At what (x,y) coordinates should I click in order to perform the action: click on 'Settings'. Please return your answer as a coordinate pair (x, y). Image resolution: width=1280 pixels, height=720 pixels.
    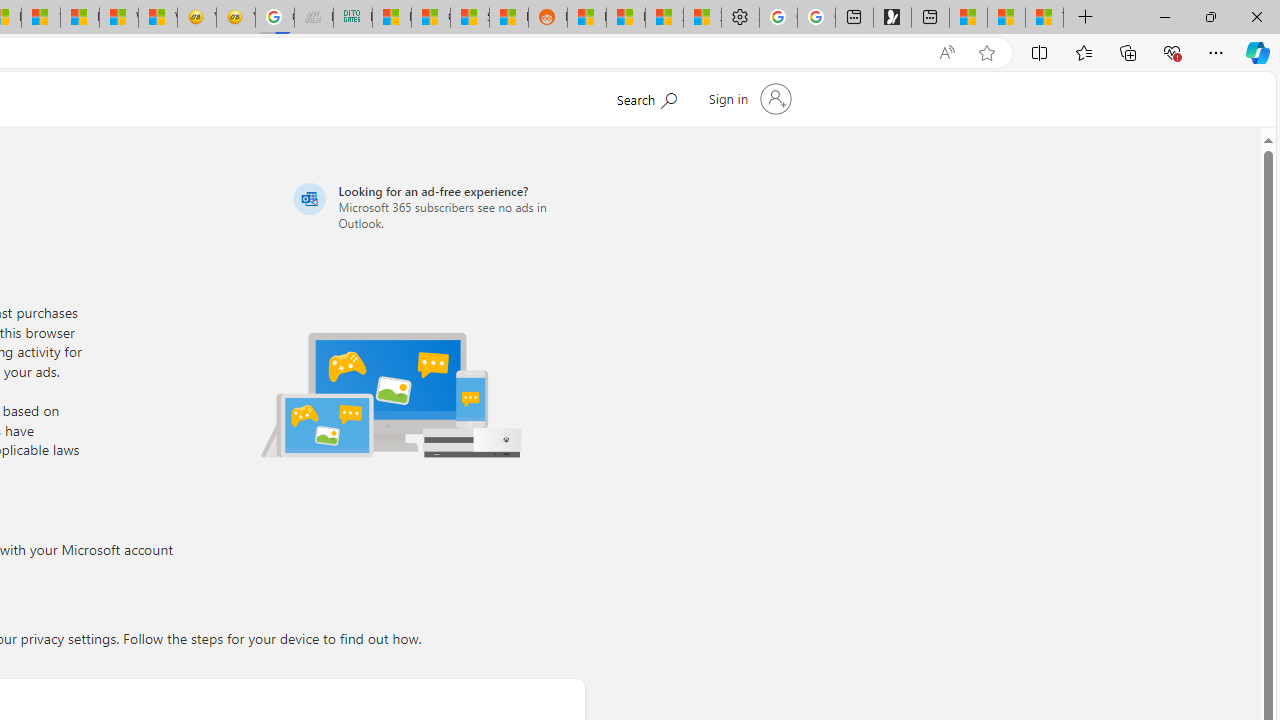
    Looking at the image, I should click on (739, 17).